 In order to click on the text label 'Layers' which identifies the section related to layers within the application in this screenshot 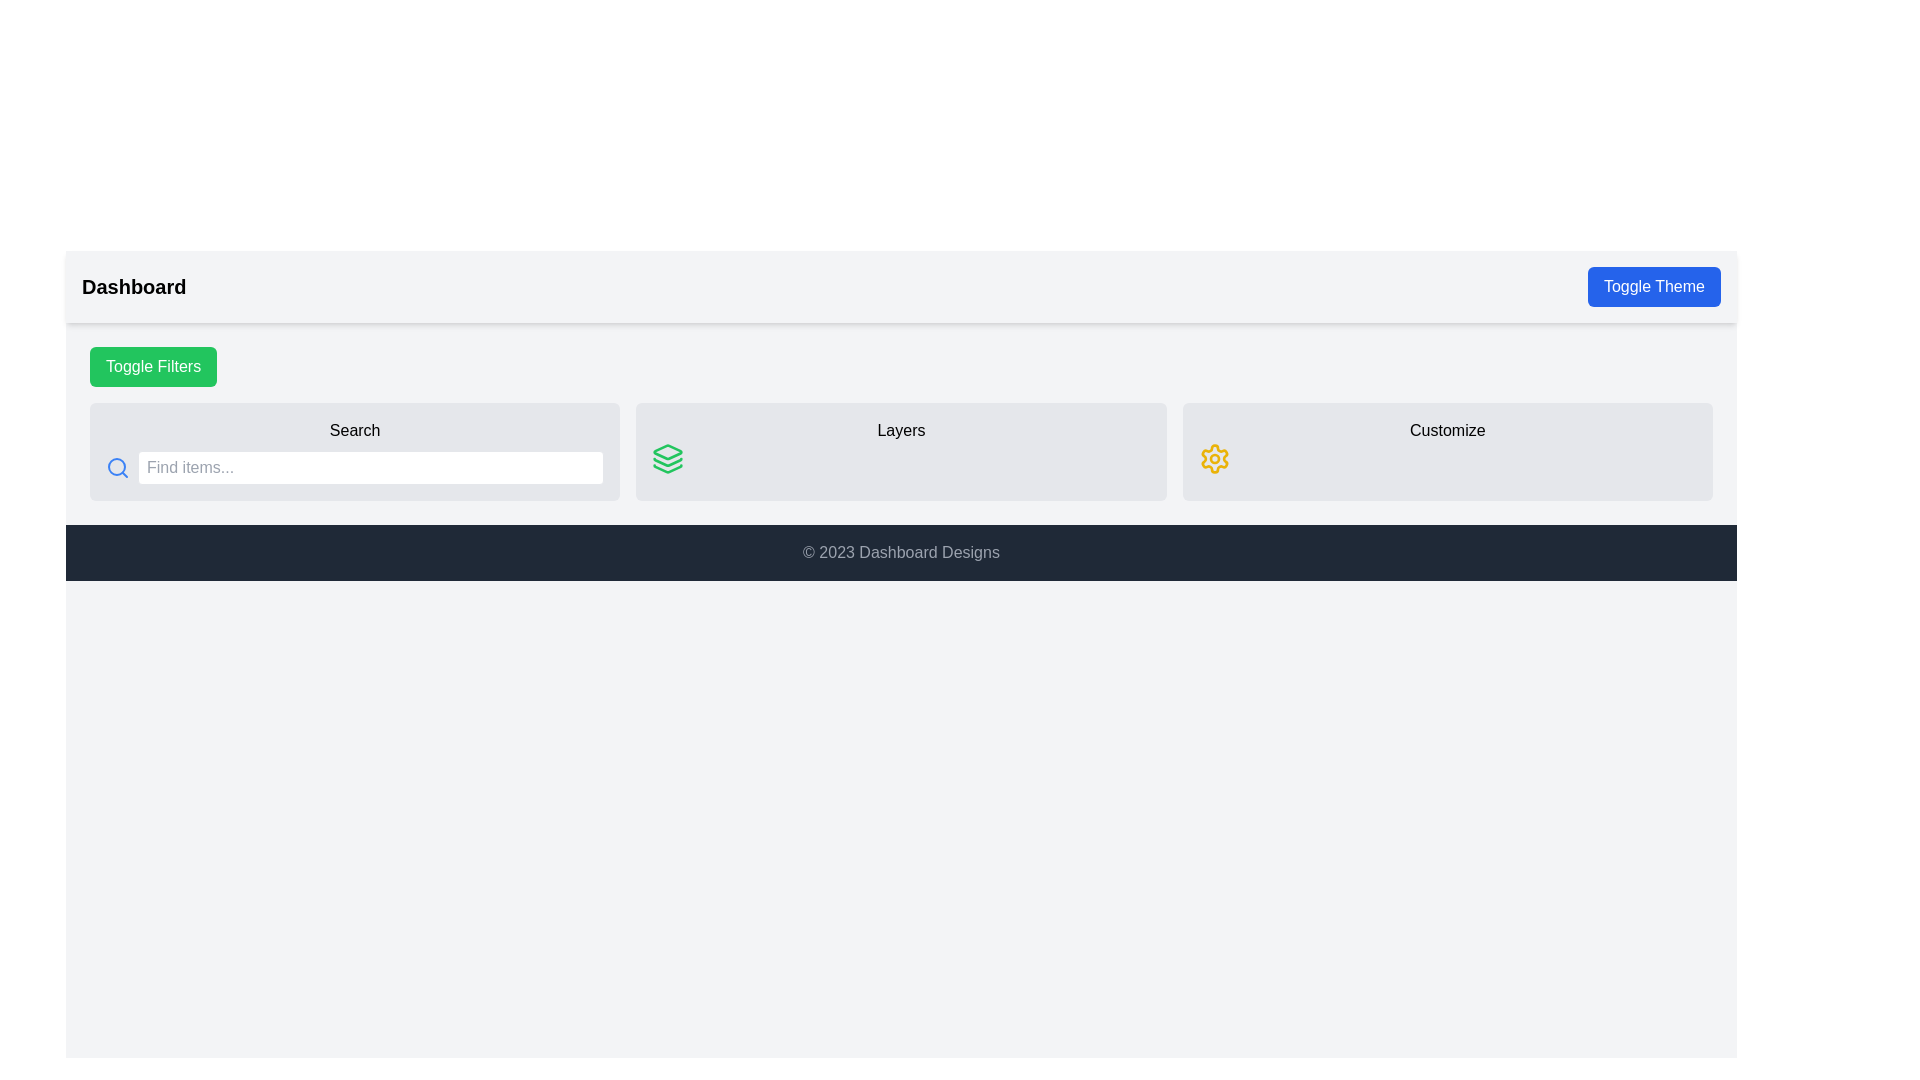, I will do `click(900, 430)`.